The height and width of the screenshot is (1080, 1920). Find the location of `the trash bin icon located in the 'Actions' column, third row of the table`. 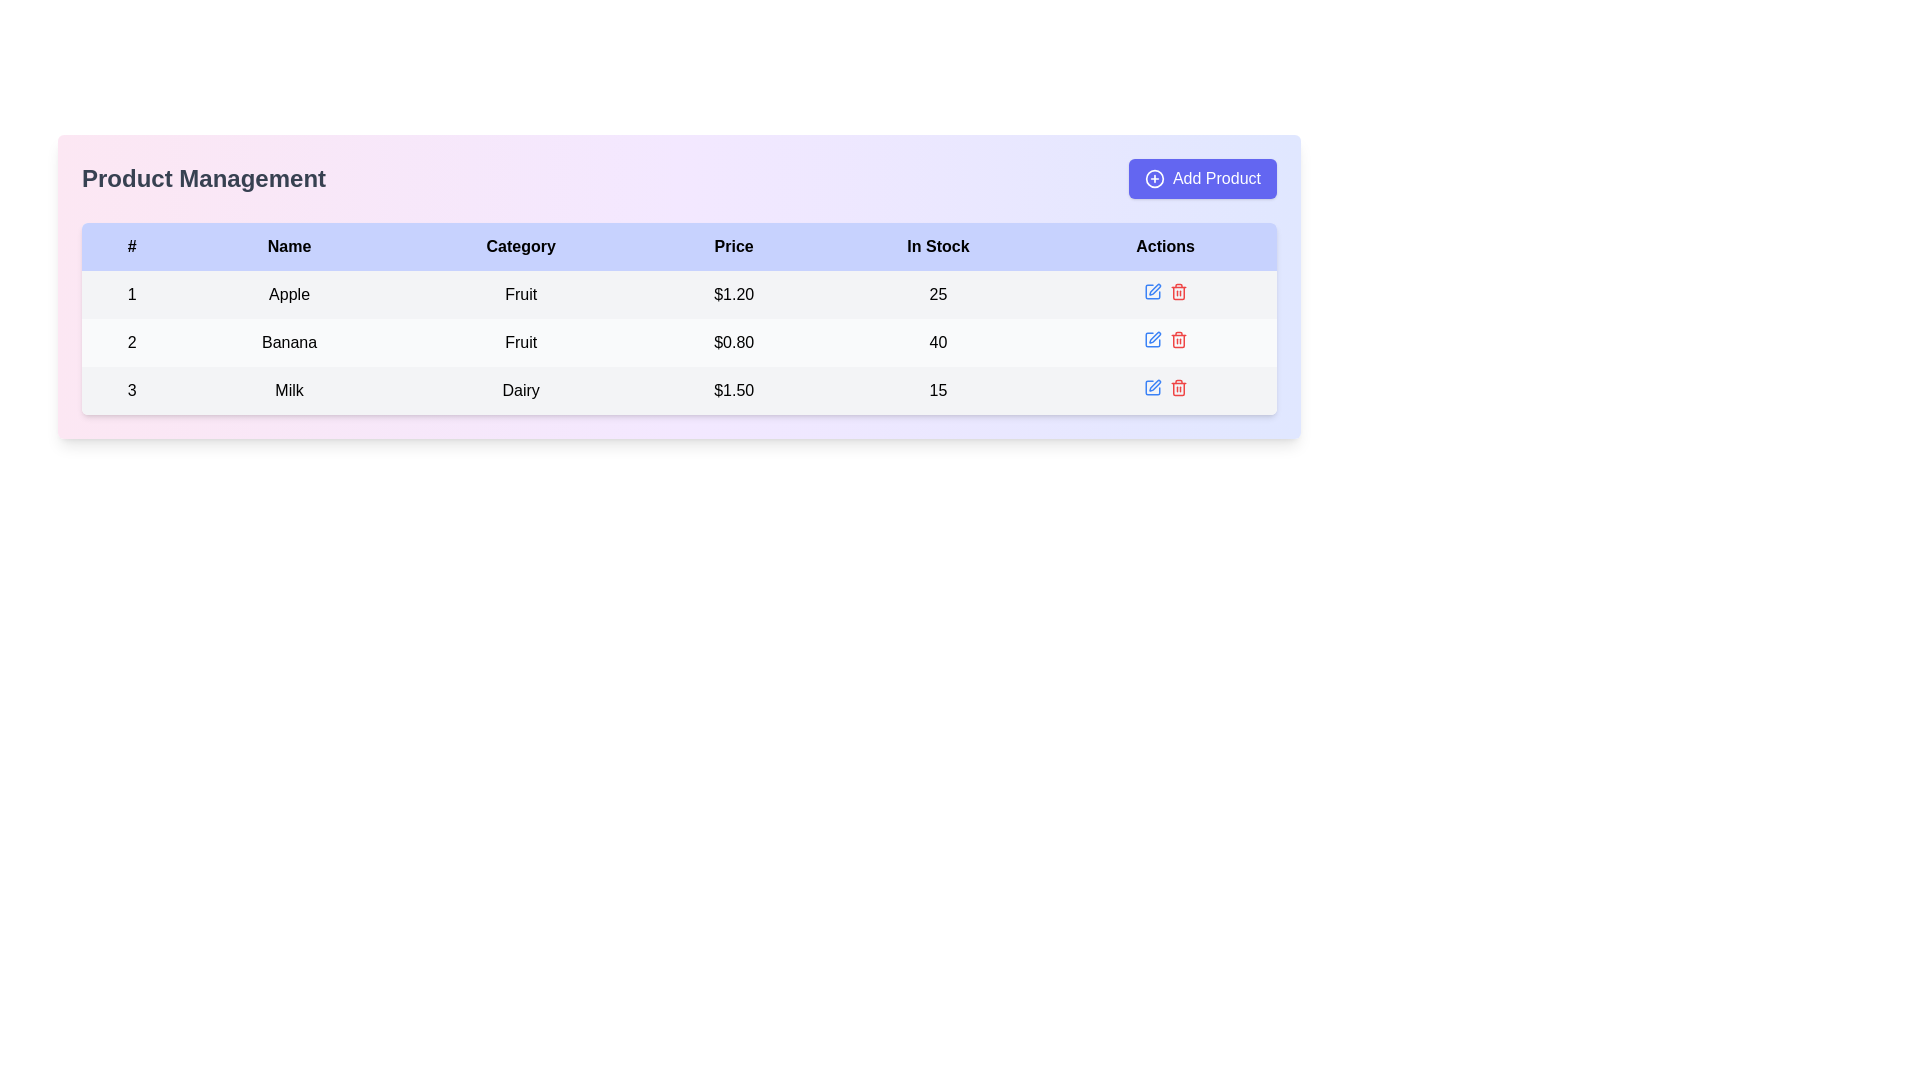

the trash bin icon located in the 'Actions' column, third row of the table is located at coordinates (1178, 293).